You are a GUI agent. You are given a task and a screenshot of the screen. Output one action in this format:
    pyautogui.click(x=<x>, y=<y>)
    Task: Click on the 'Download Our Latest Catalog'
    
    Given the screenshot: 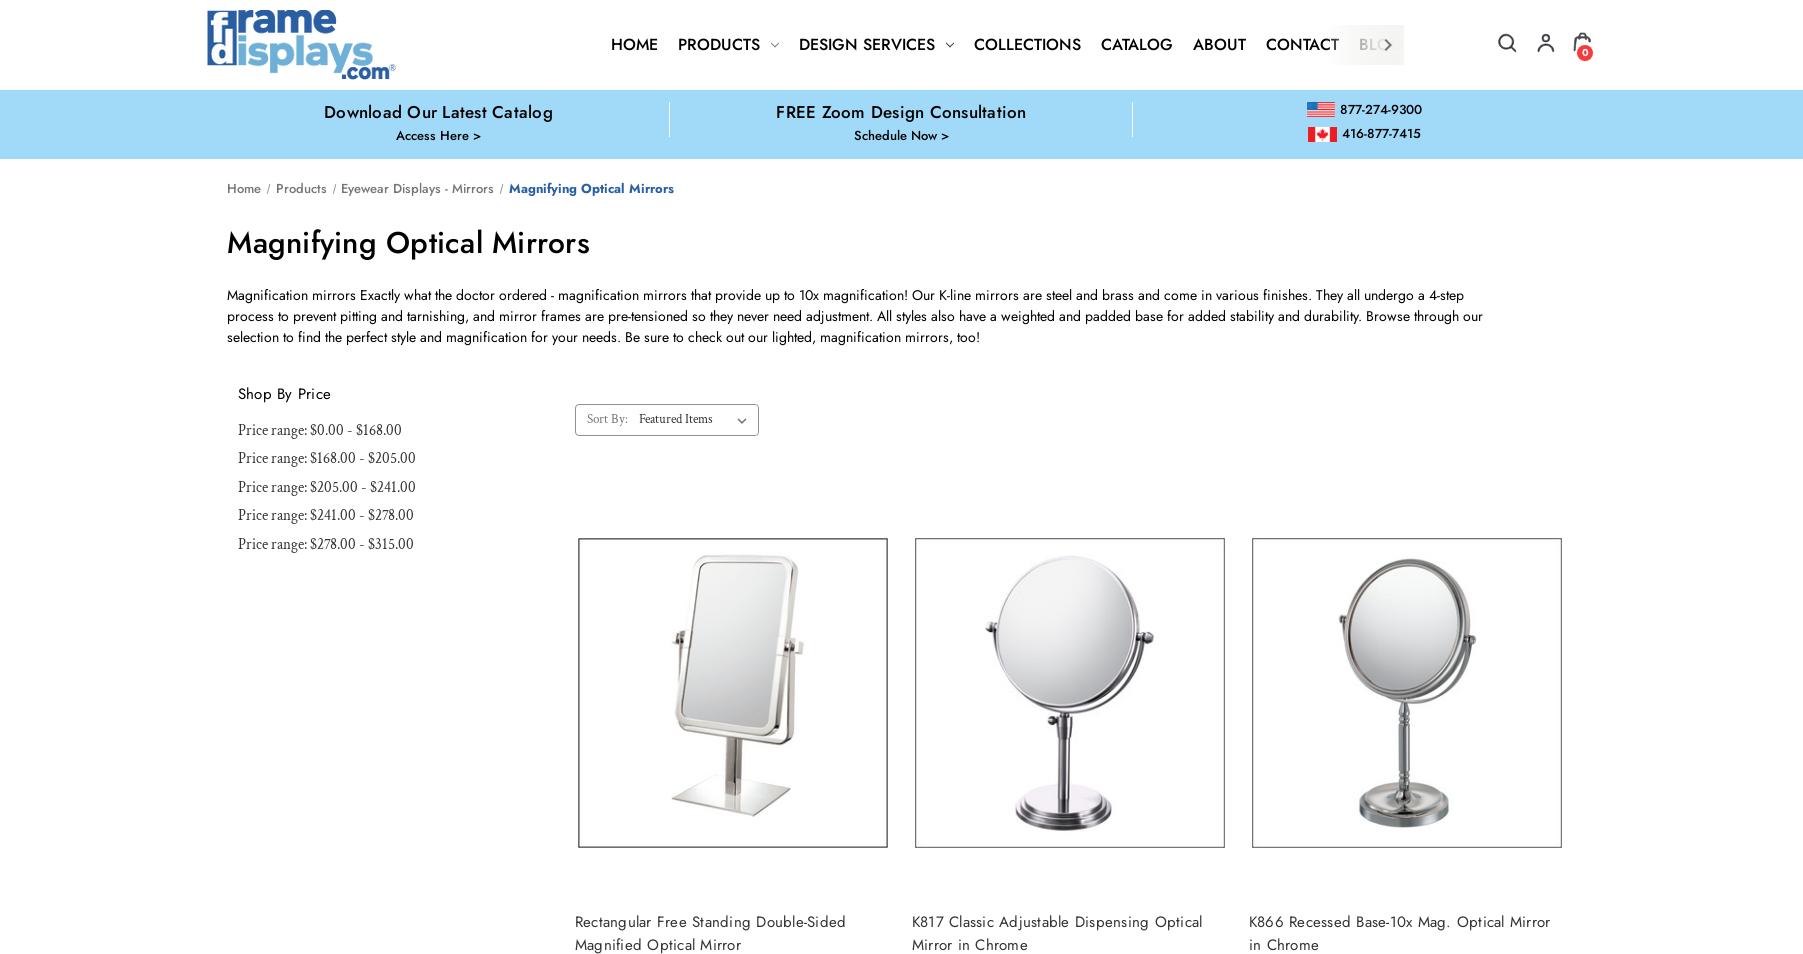 What is the action you would take?
    pyautogui.click(x=323, y=110)
    